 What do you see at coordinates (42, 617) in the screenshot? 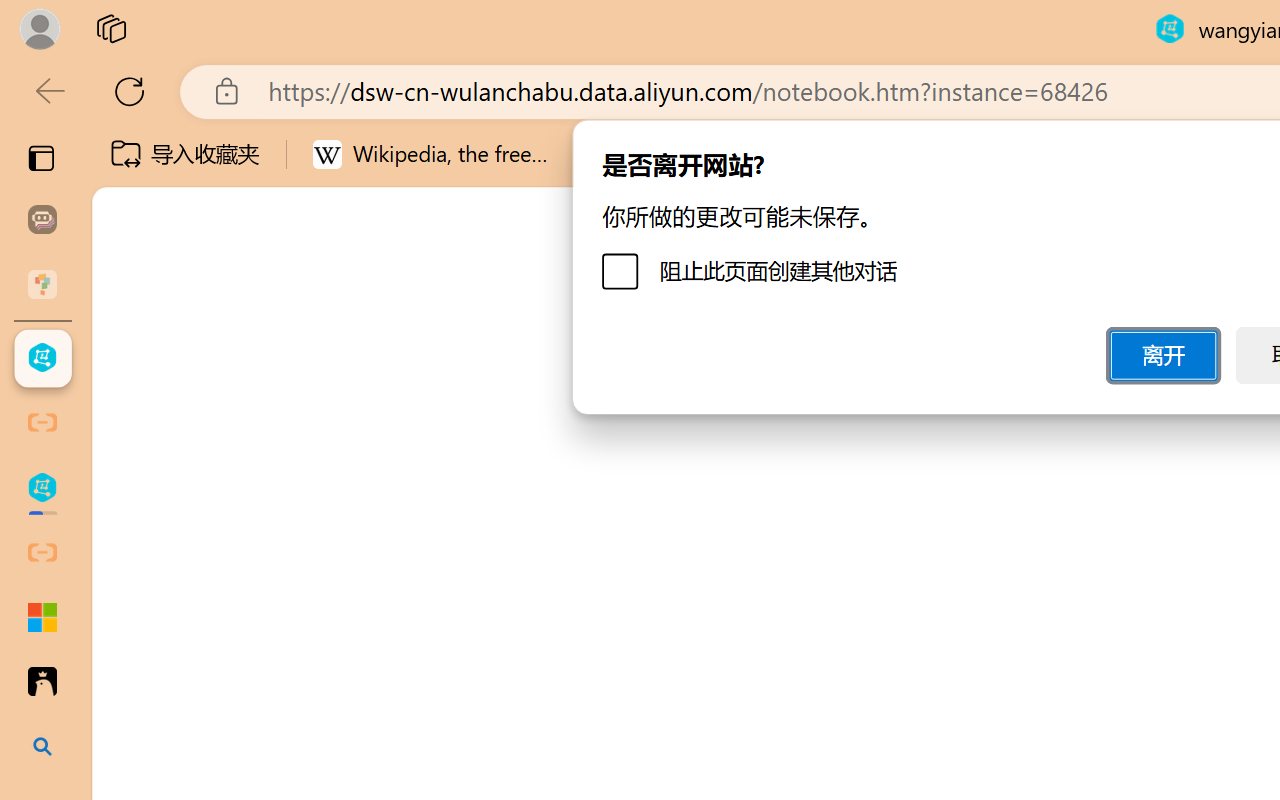
I see `'Adjust indents and spacing - Microsoft Support'` at bounding box center [42, 617].